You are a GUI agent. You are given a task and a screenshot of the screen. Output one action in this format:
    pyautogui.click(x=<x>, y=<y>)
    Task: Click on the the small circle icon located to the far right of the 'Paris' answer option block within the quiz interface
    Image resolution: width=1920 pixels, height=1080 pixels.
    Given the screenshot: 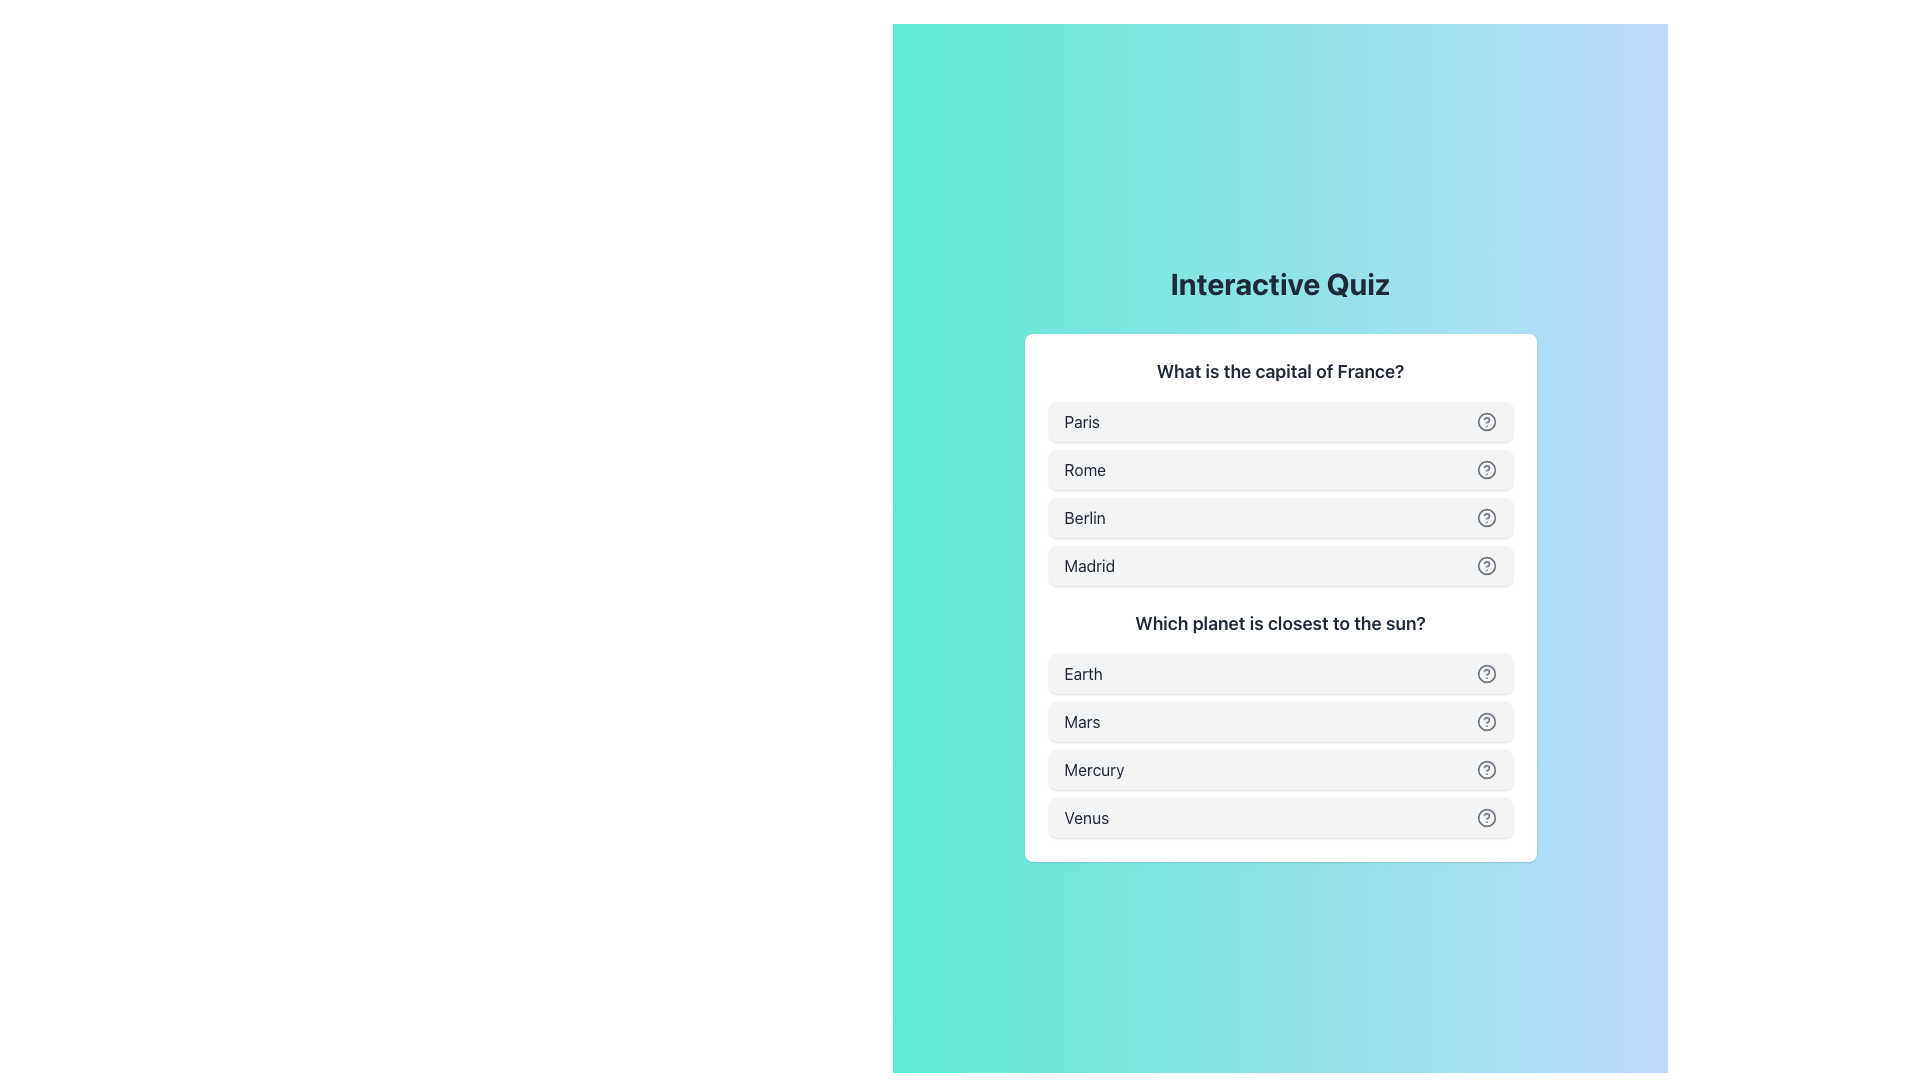 What is the action you would take?
    pyautogui.click(x=1486, y=420)
    